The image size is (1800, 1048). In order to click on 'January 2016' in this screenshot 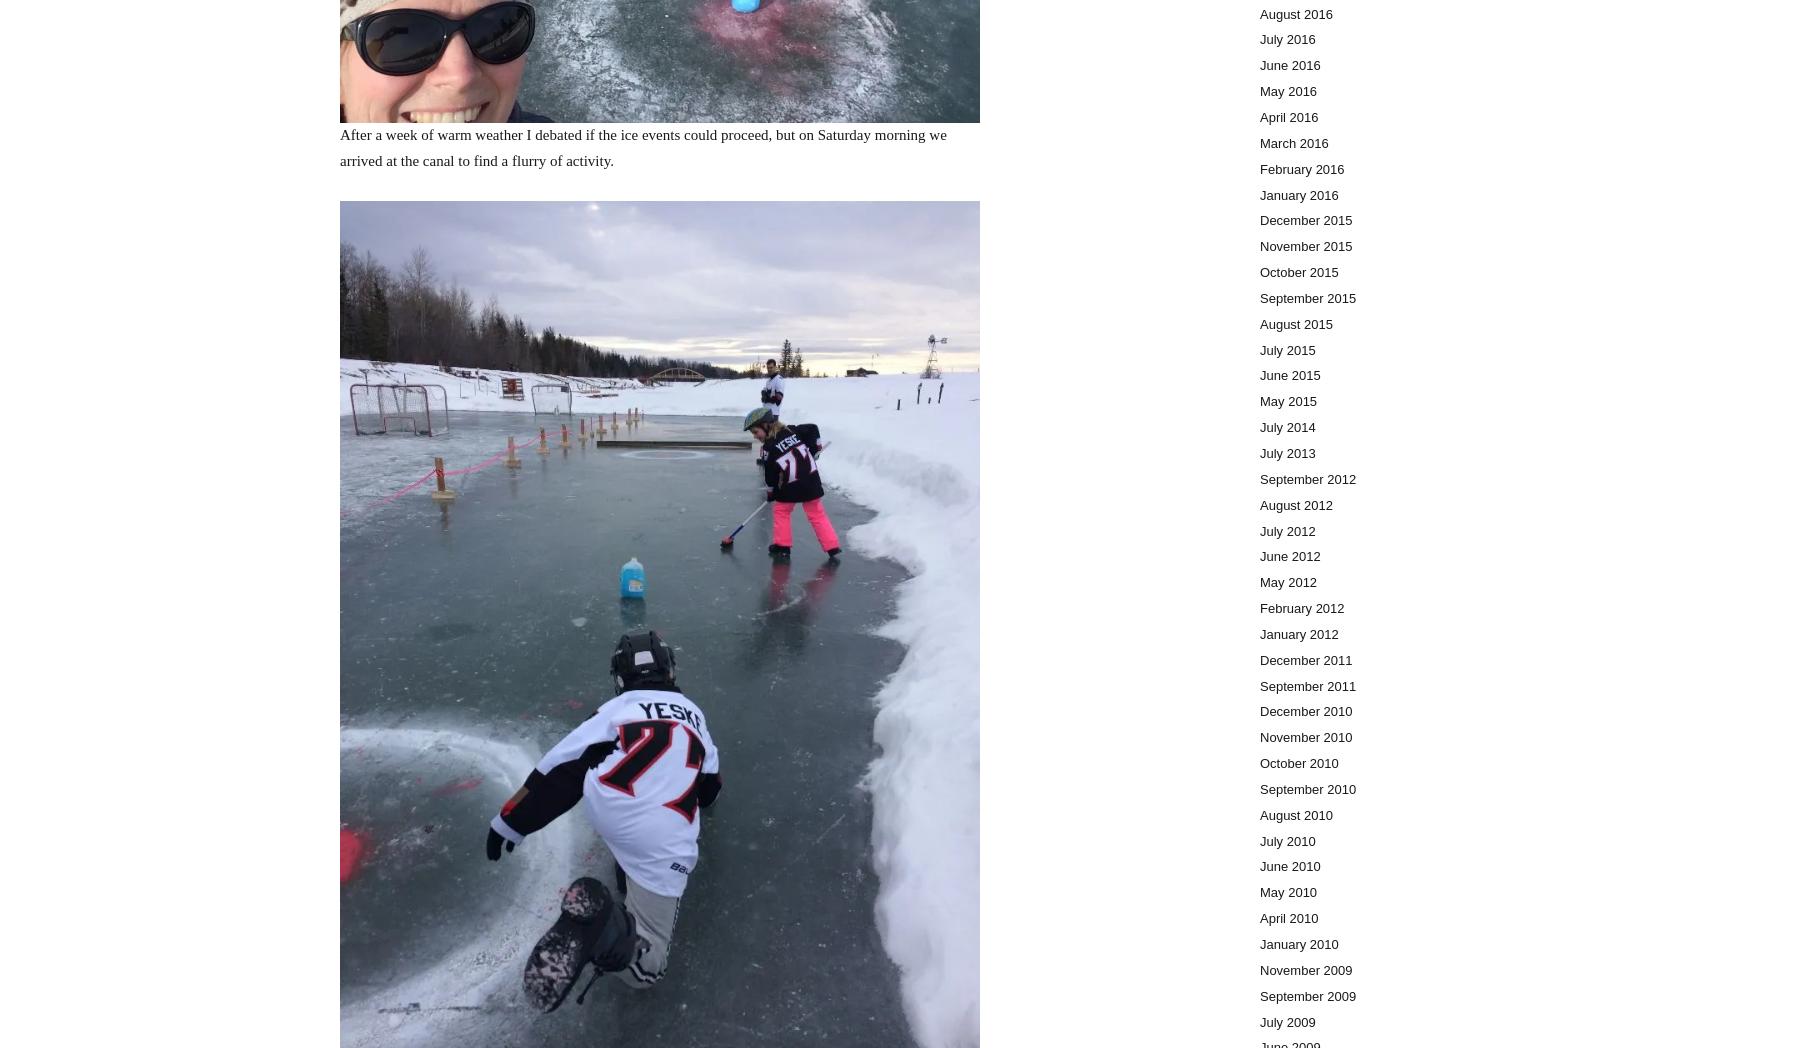, I will do `click(1299, 193)`.